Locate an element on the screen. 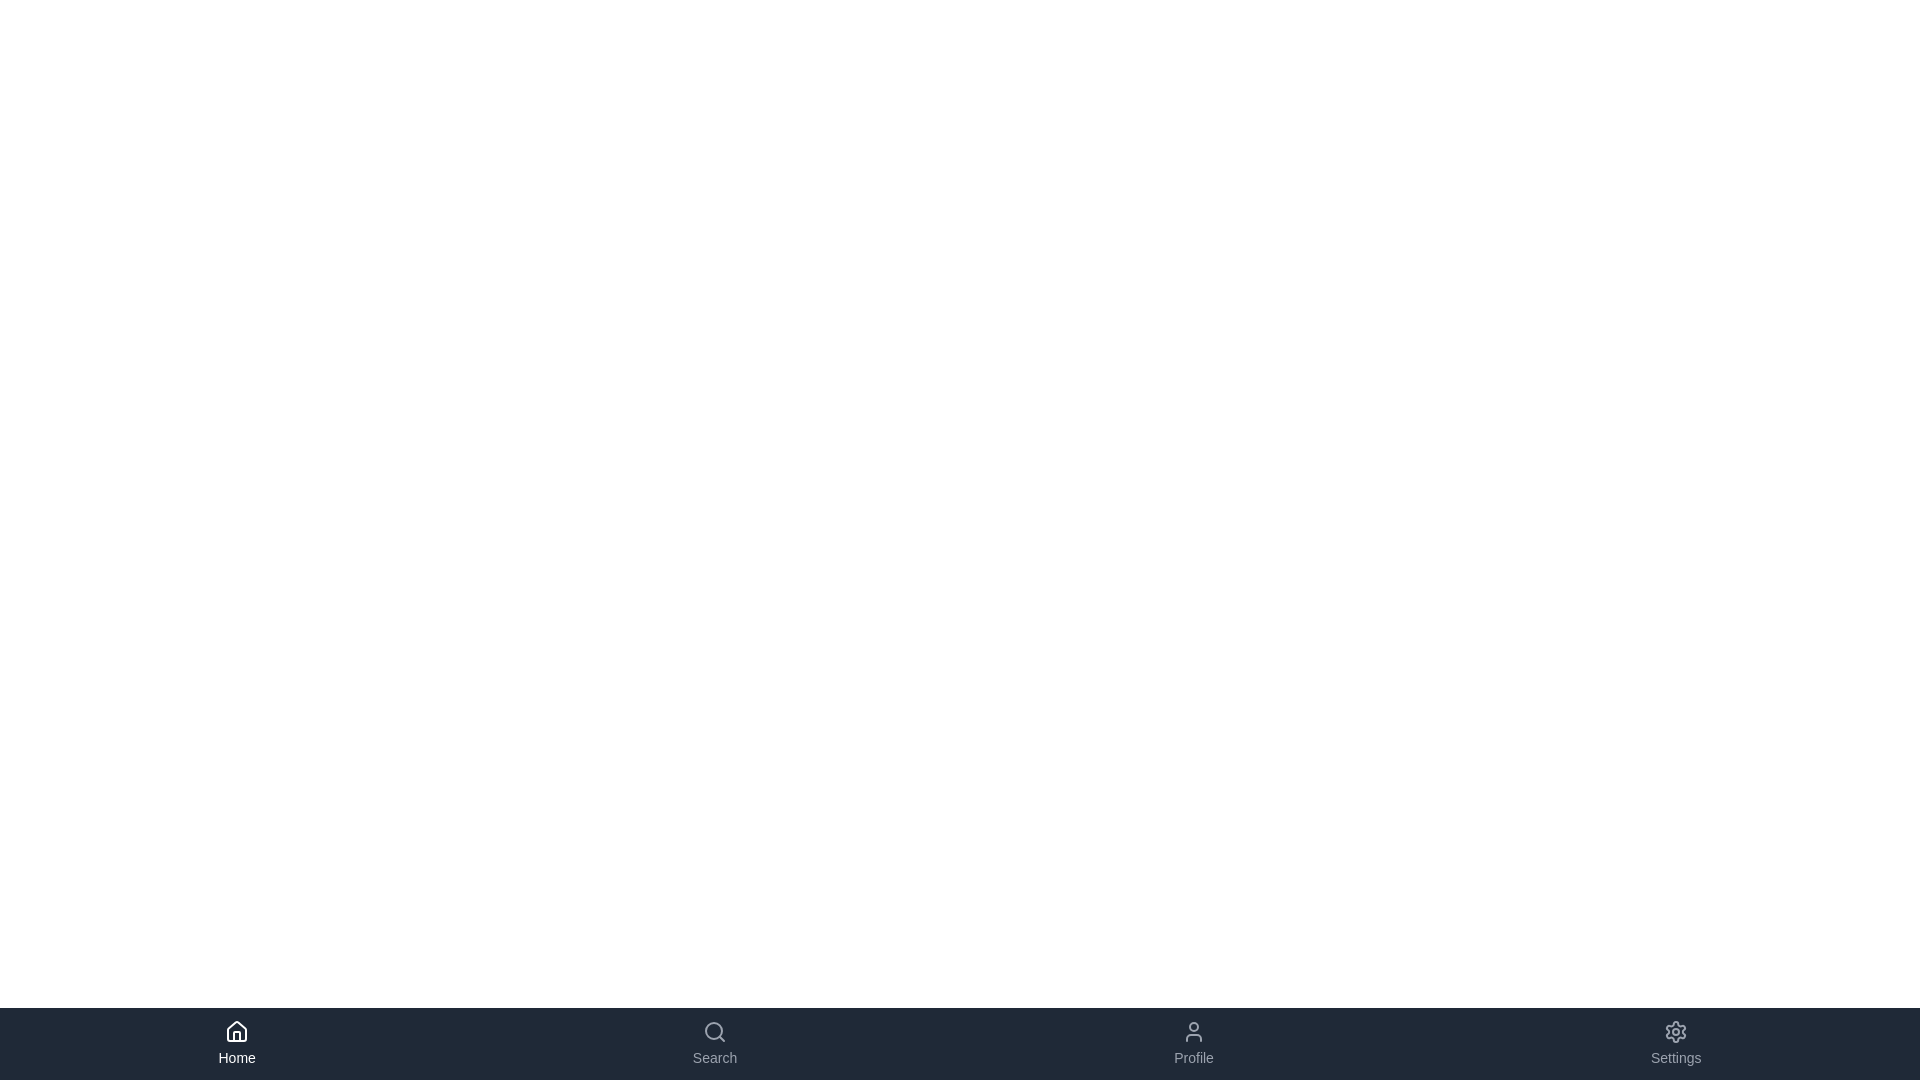  the 'Home' icon located in the bottom navigation bar, which symbolizes the application's homepage is located at coordinates (237, 1031).